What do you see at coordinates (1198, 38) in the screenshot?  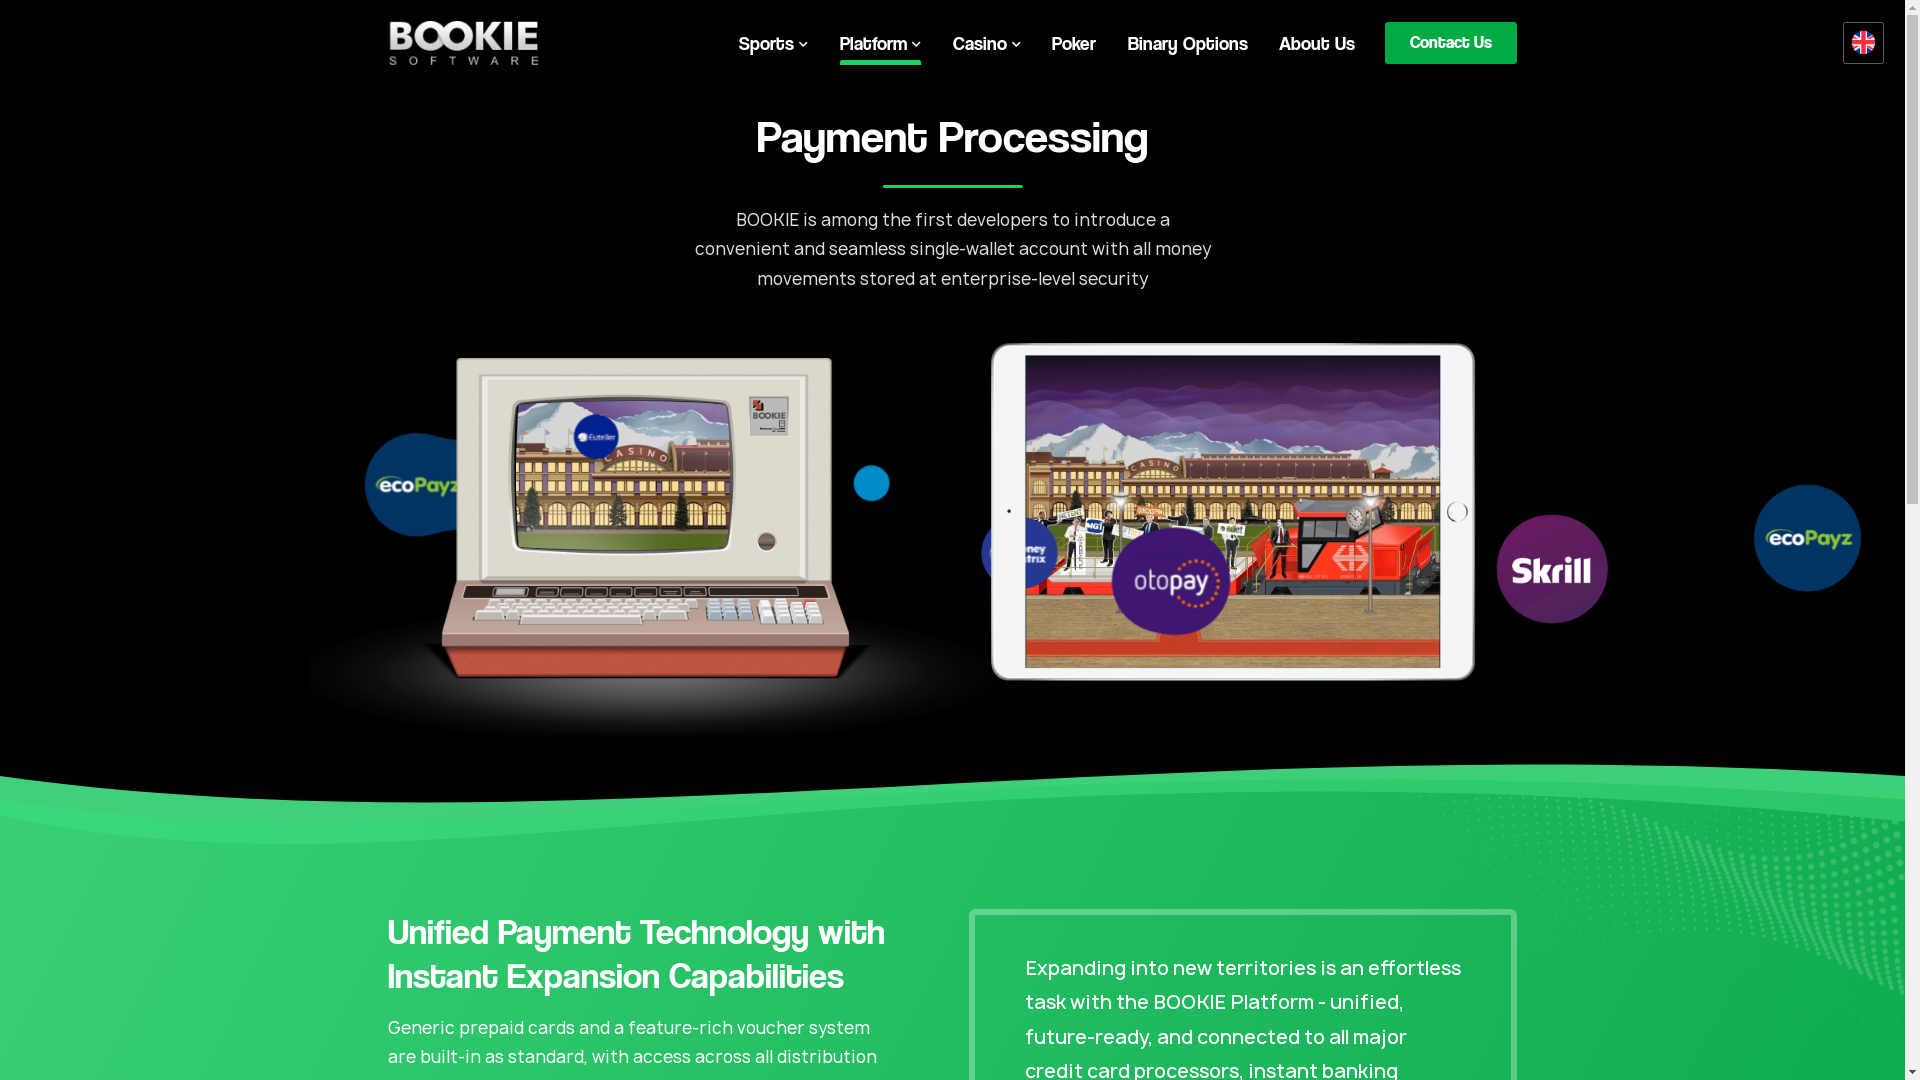 I see `'About Us'` at bounding box center [1198, 38].